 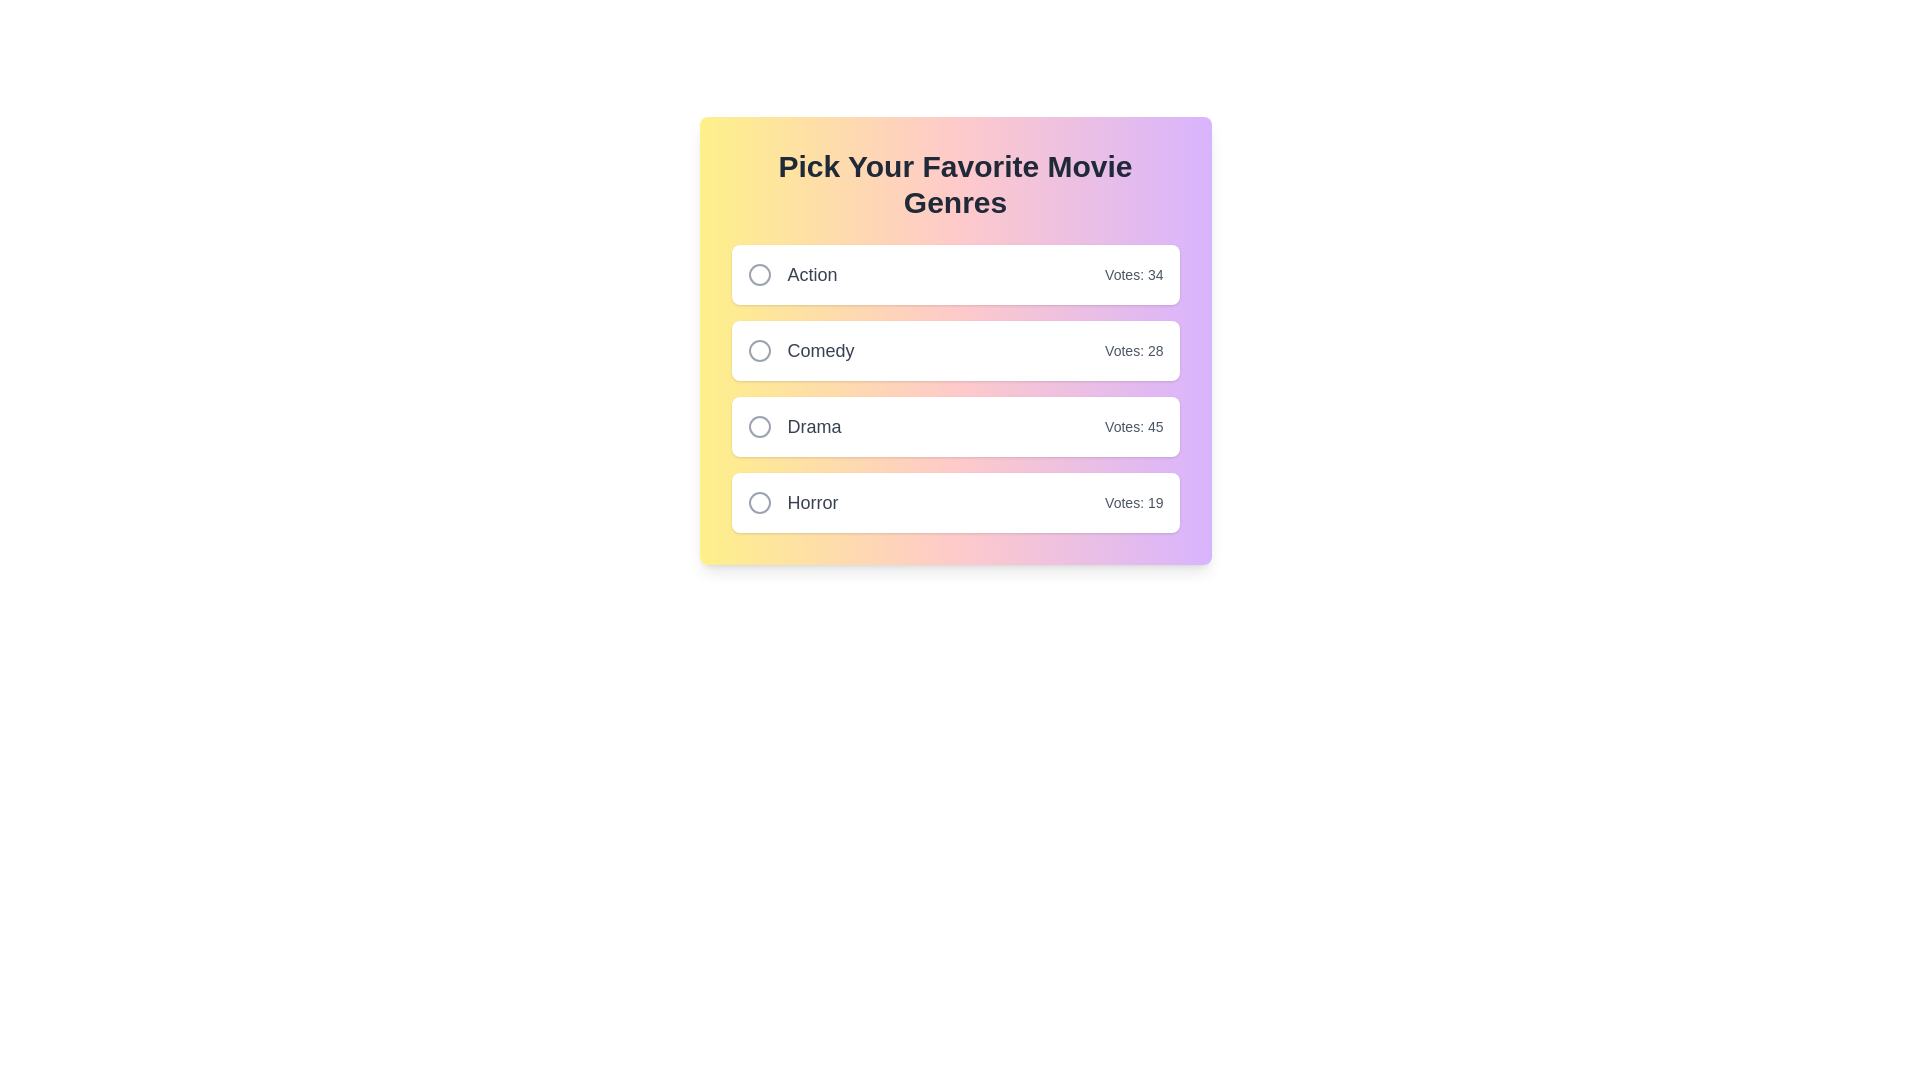 What do you see at coordinates (758, 274) in the screenshot?
I see `the genre Action` at bounding box center [758, 274].